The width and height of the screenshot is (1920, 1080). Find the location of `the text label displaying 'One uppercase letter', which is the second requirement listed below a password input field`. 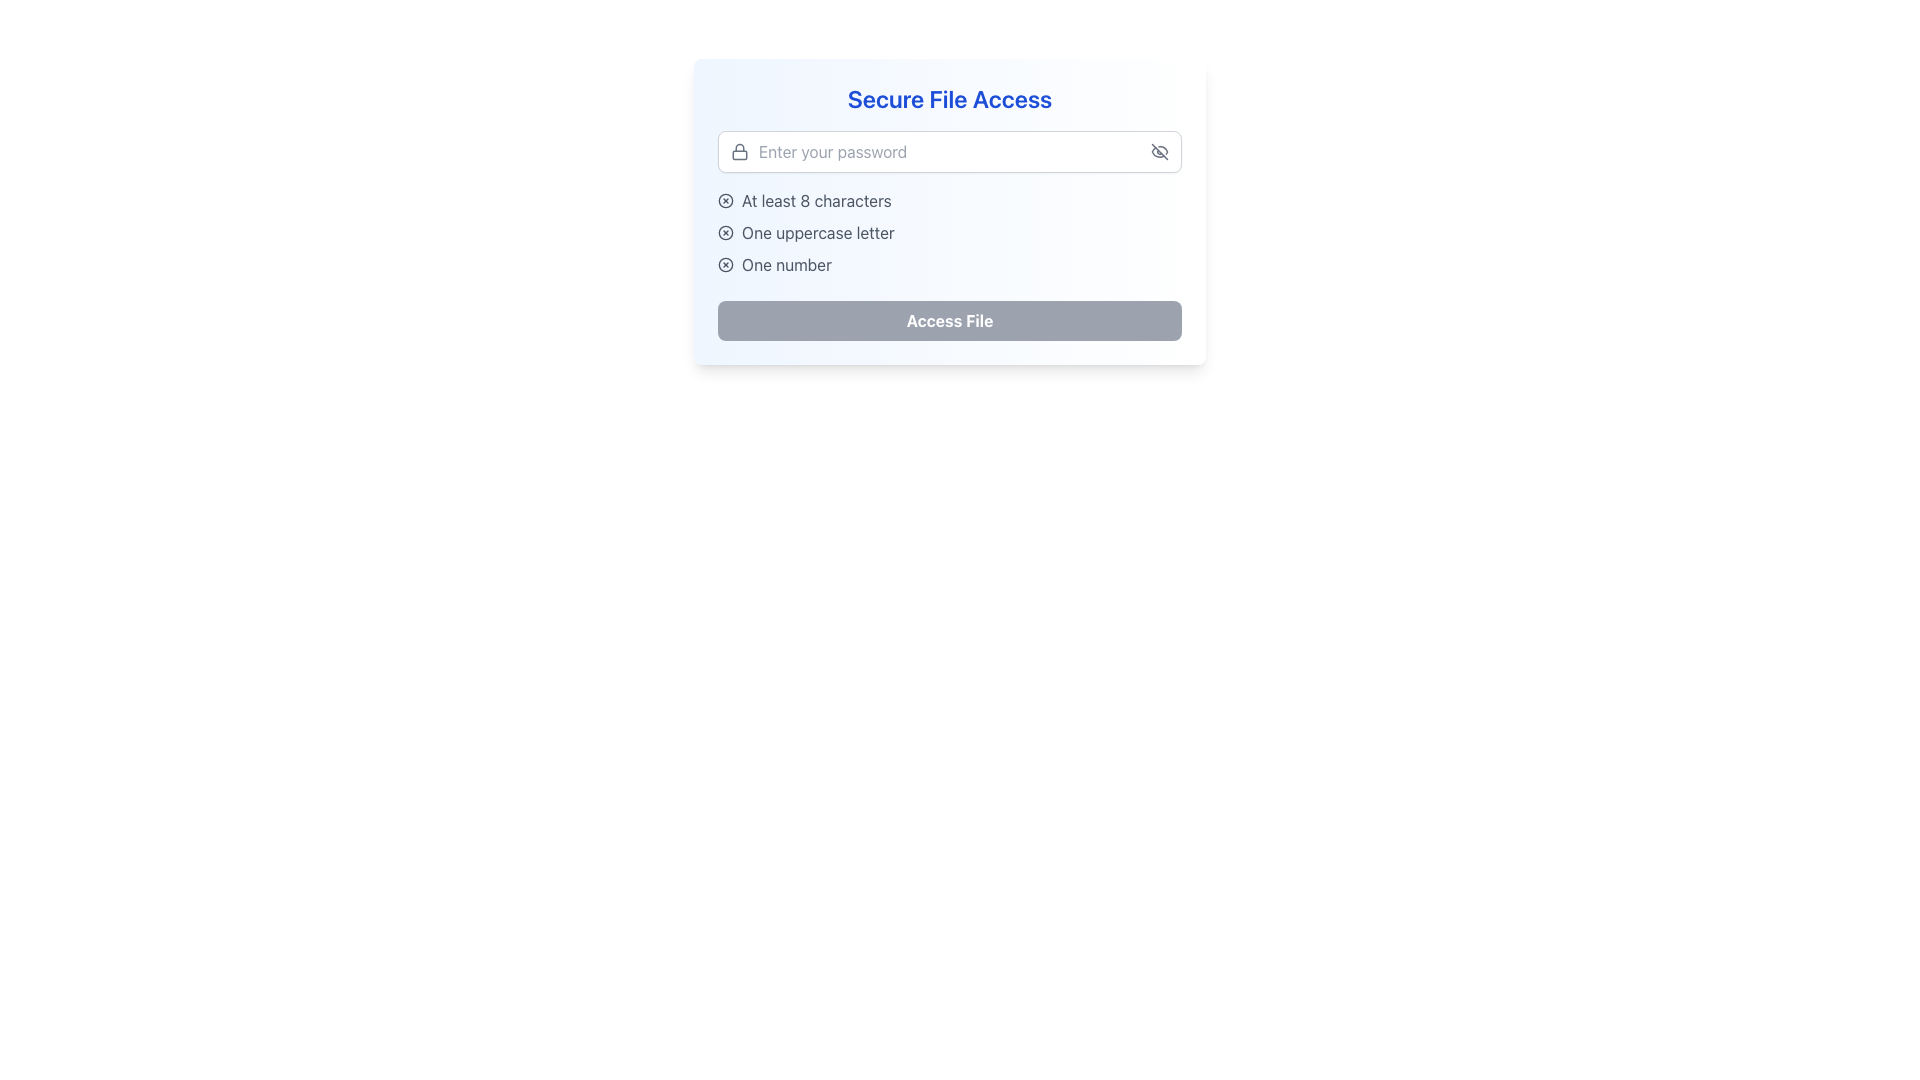

the text label displaying 'One uppercase letter', which is the second requirement listed below a password input field is located at coordinates (818, 231).